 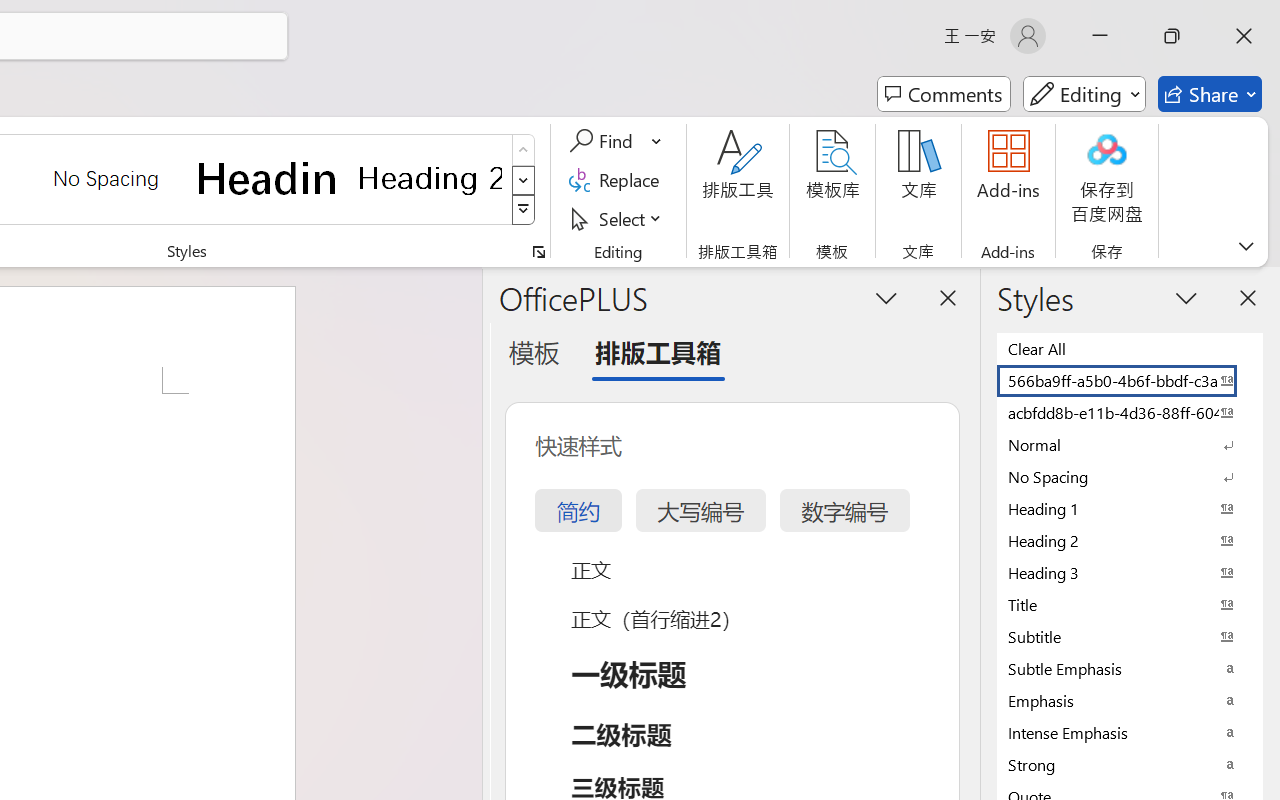 What do you see at coordinates (1130, 571) in the screenshot?
I see `'Heading 3'` at bounding box center [1130, 571].